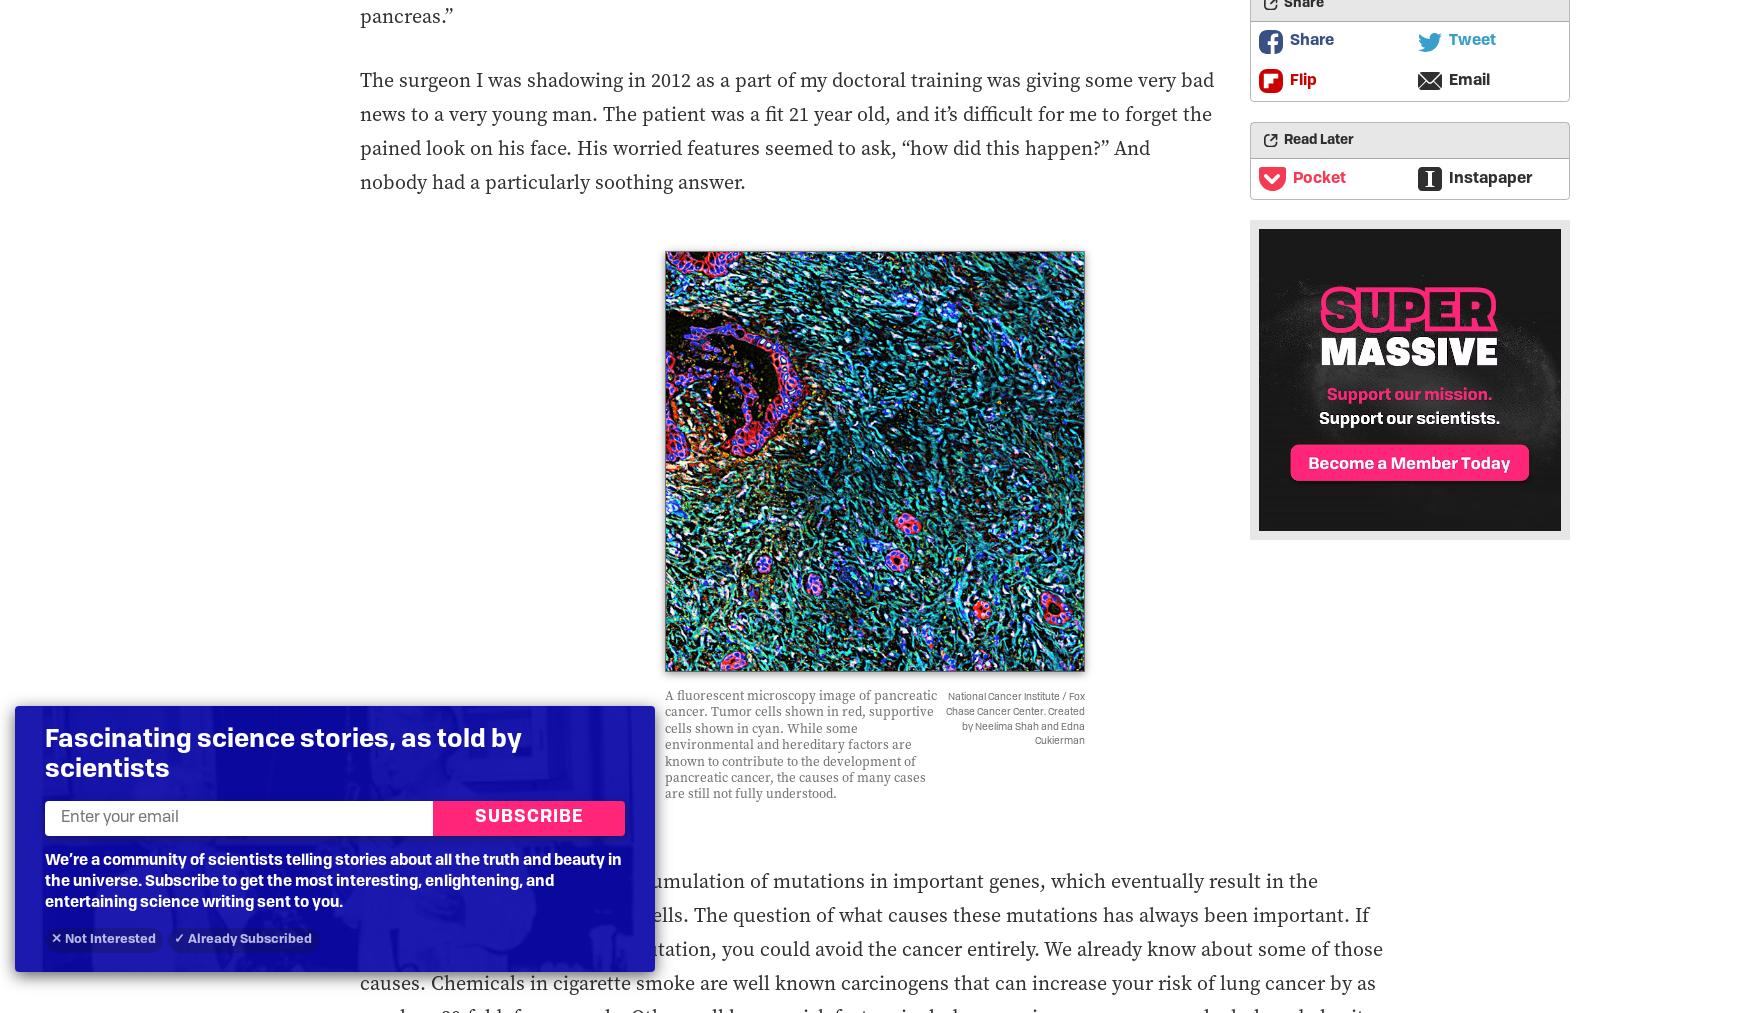  I want to click on 'Fascinating science stories, as told by scientists', so click(282, 754).